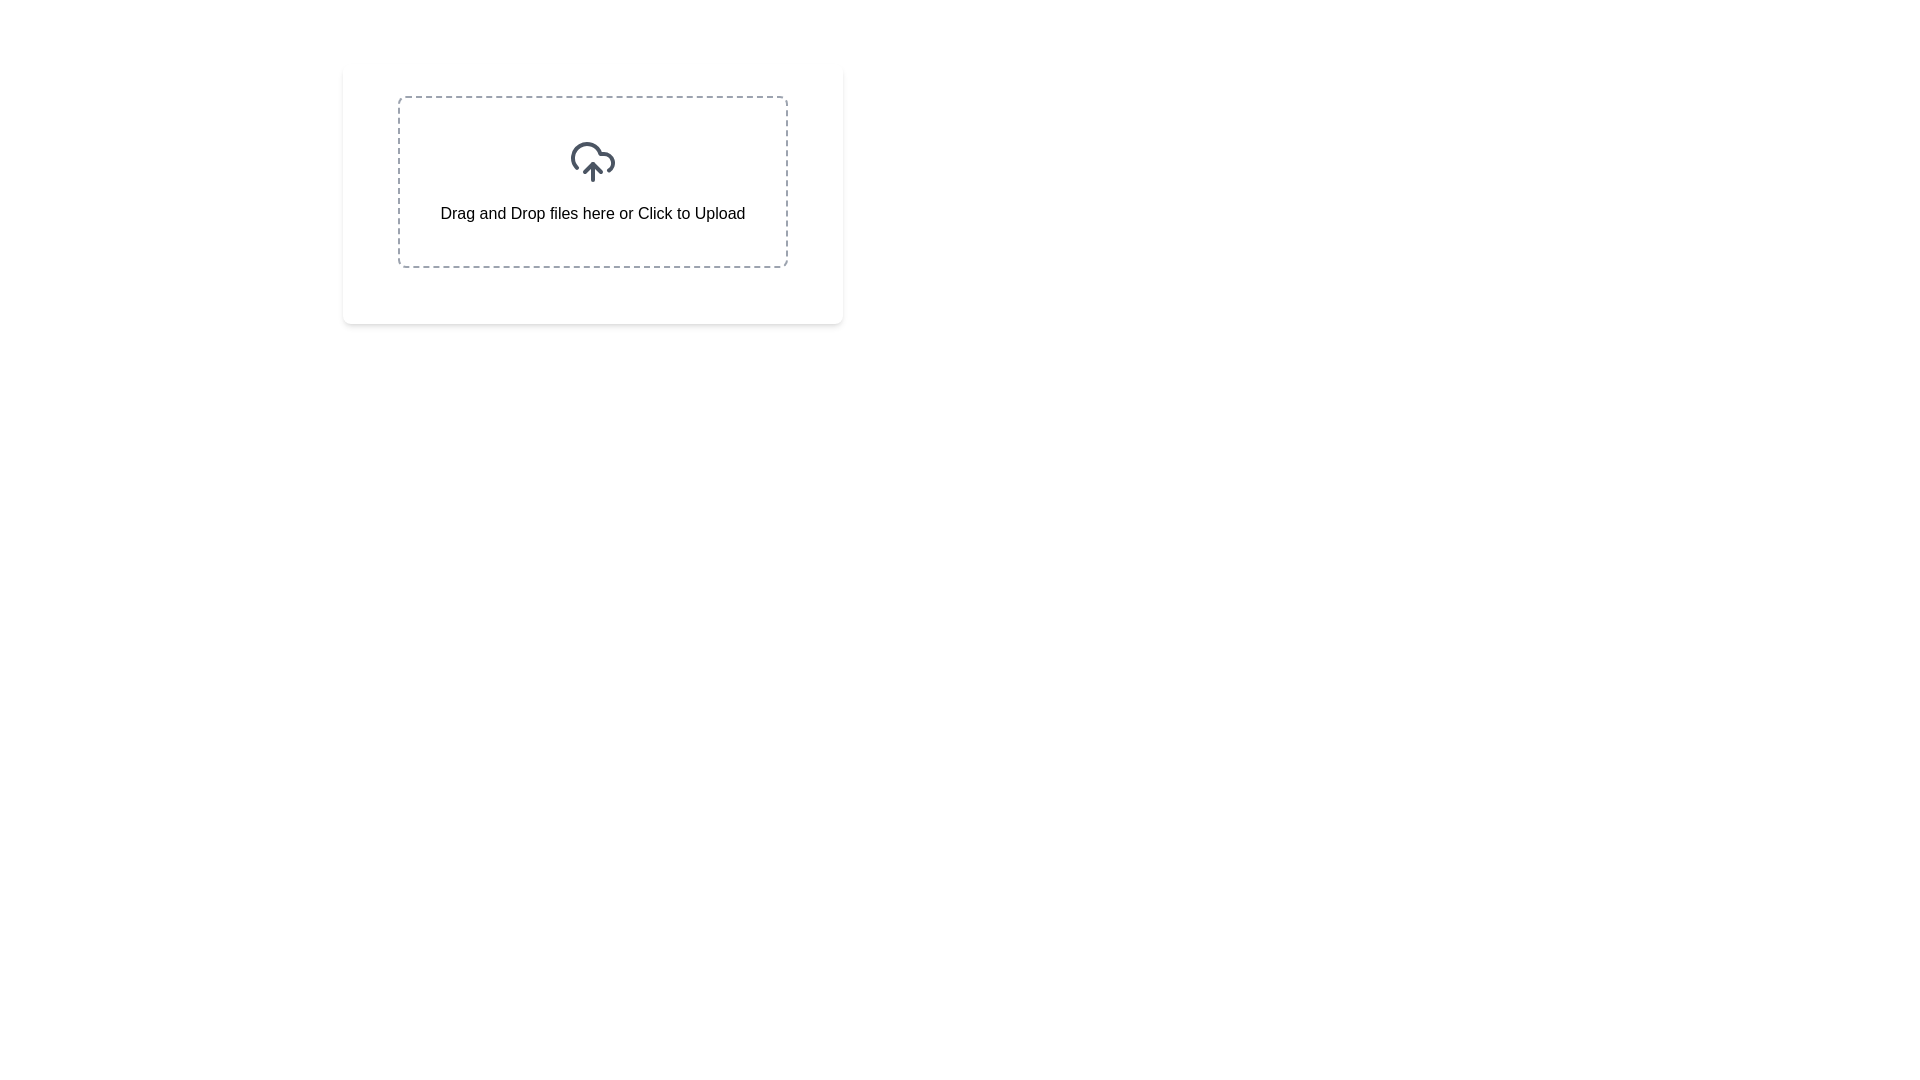 Image resolution: width=1920 pixels, height=1080 pixels. What do you see at coordinates (592, 181) in the screenshot?
I see `files into the Interactive file upload area, which features a dashed border and rounded corners` at bounding box center [592, 181].